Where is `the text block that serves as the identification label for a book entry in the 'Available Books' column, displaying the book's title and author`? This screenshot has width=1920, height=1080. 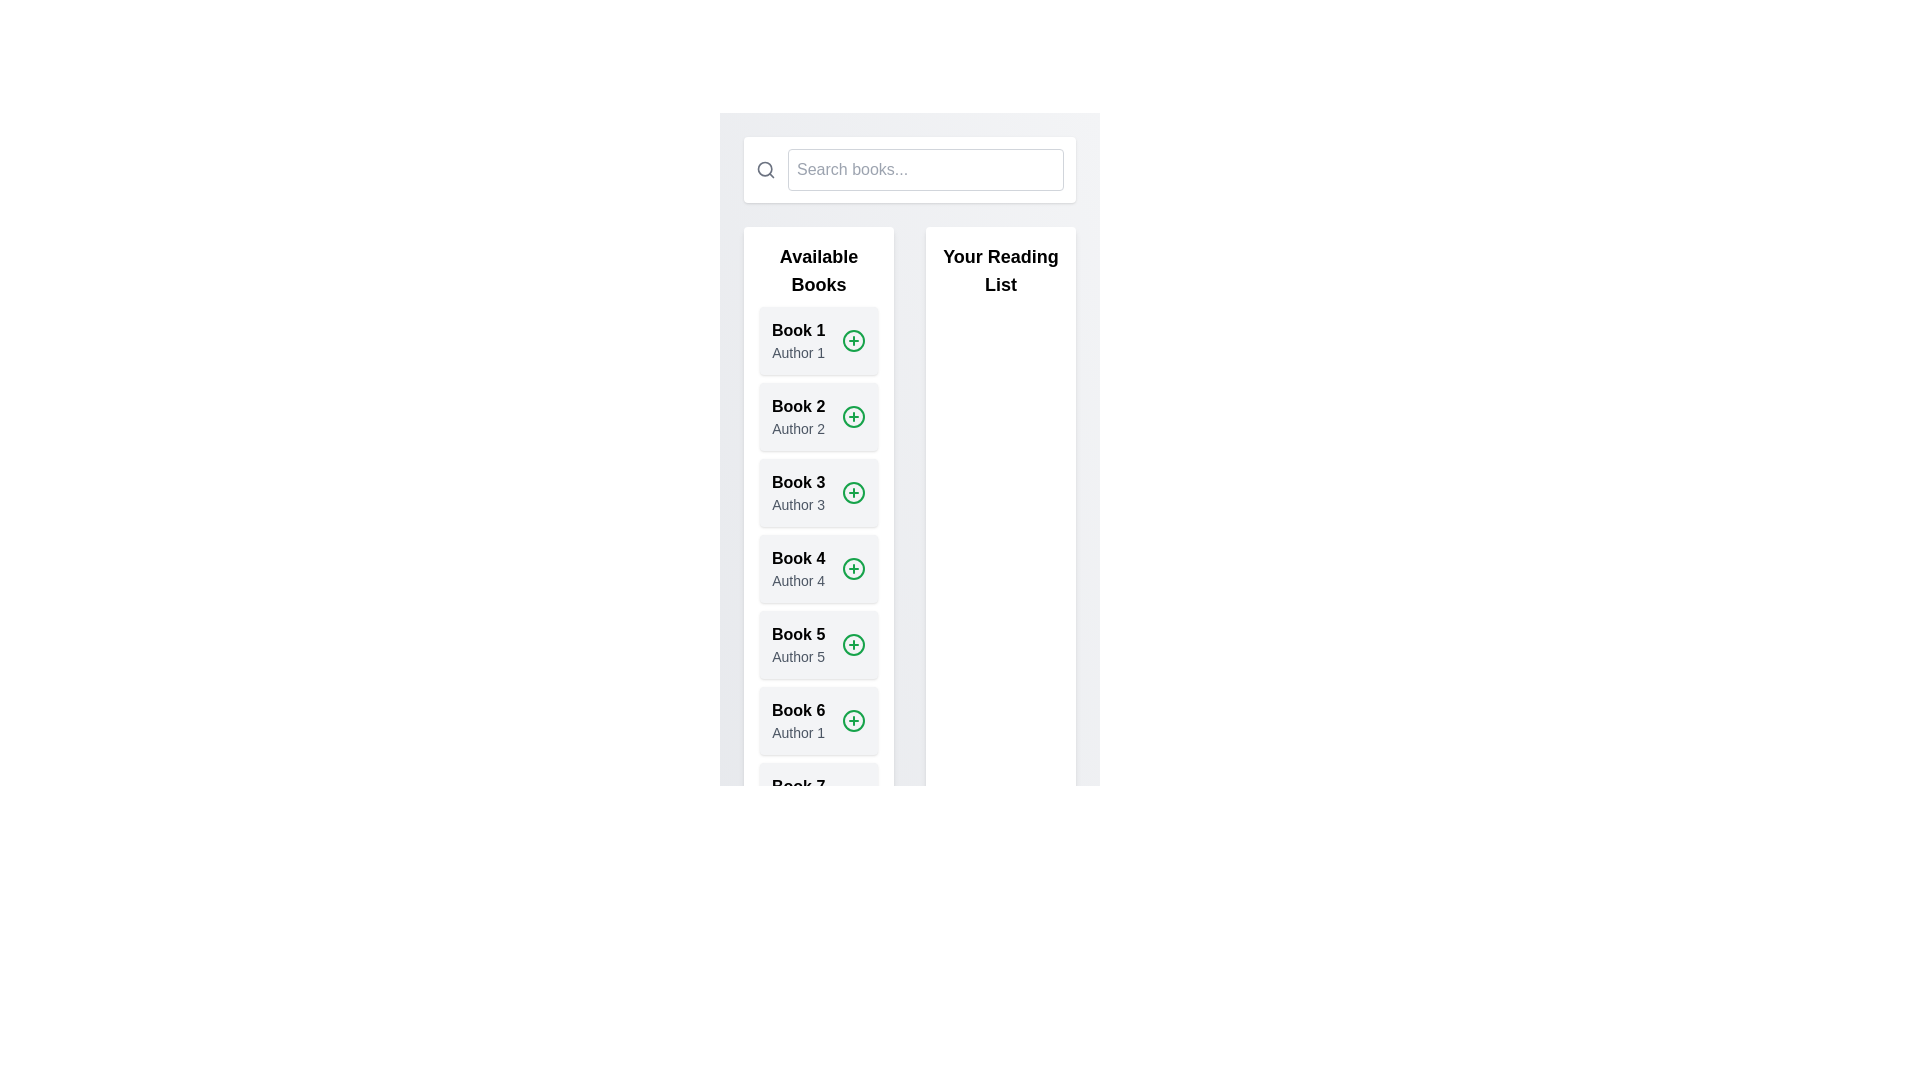
the text block that serves as the identification label for a book entry in the 'Available Books' column, displaying the book's title and author is located at coordinates (797, 339).